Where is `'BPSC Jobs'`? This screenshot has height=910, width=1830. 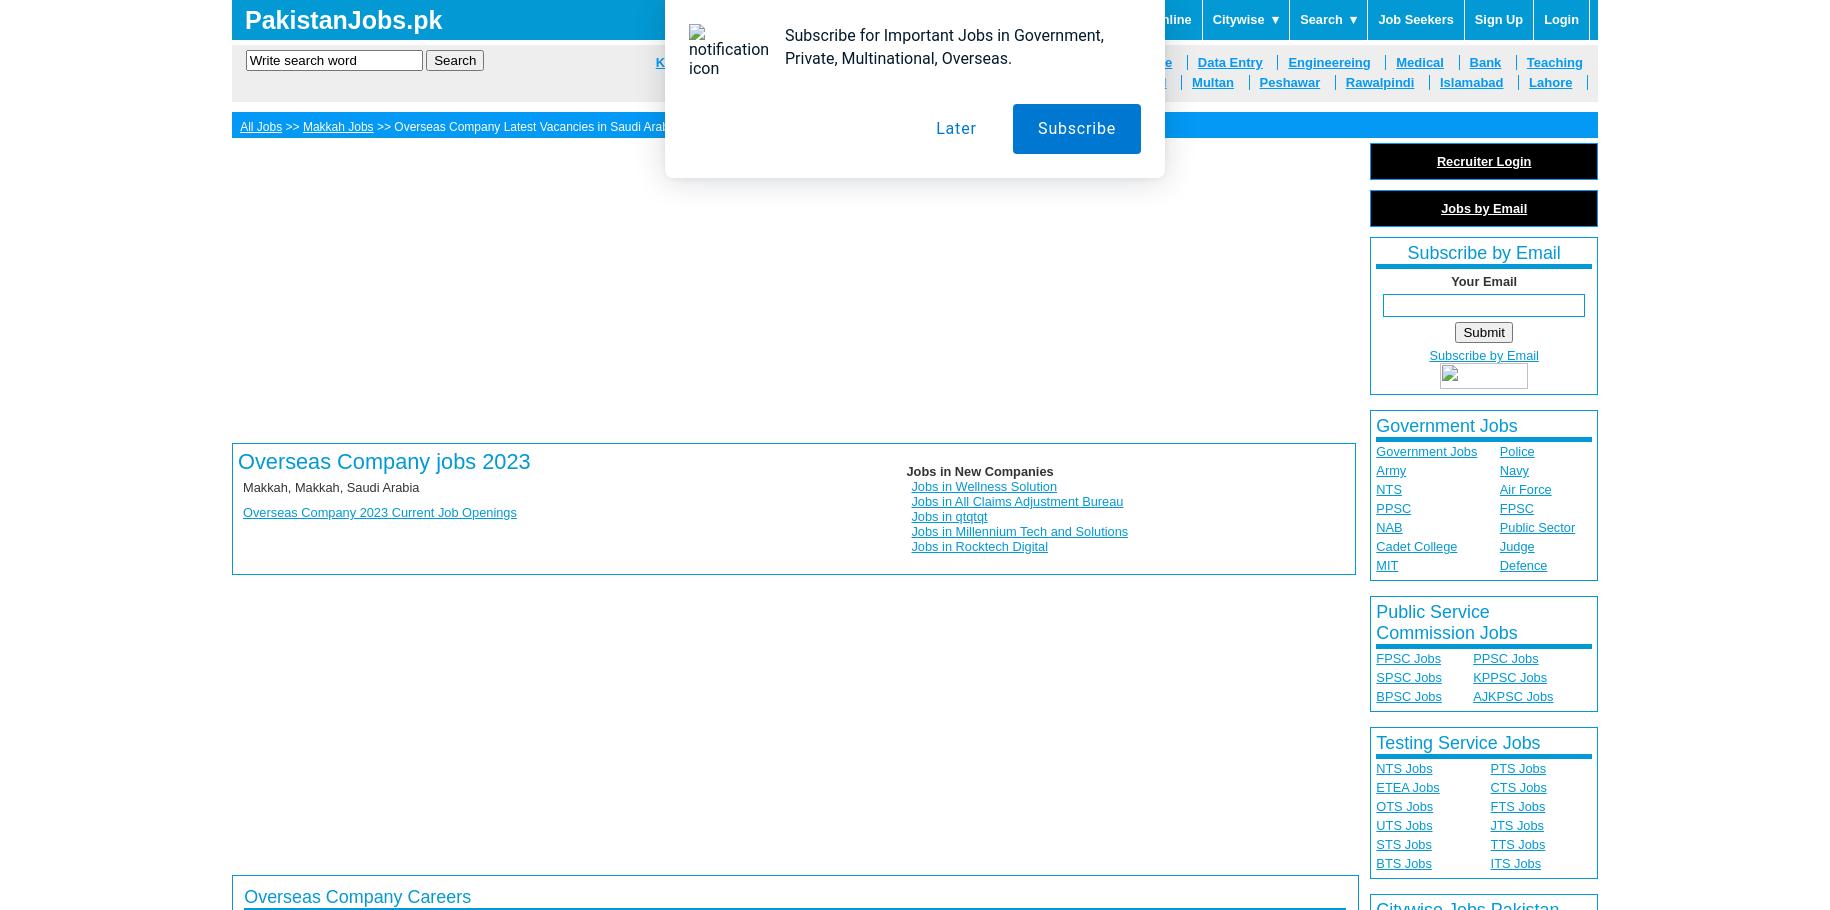 'BPSC Jobs' is located at coordinates (1408, 696).